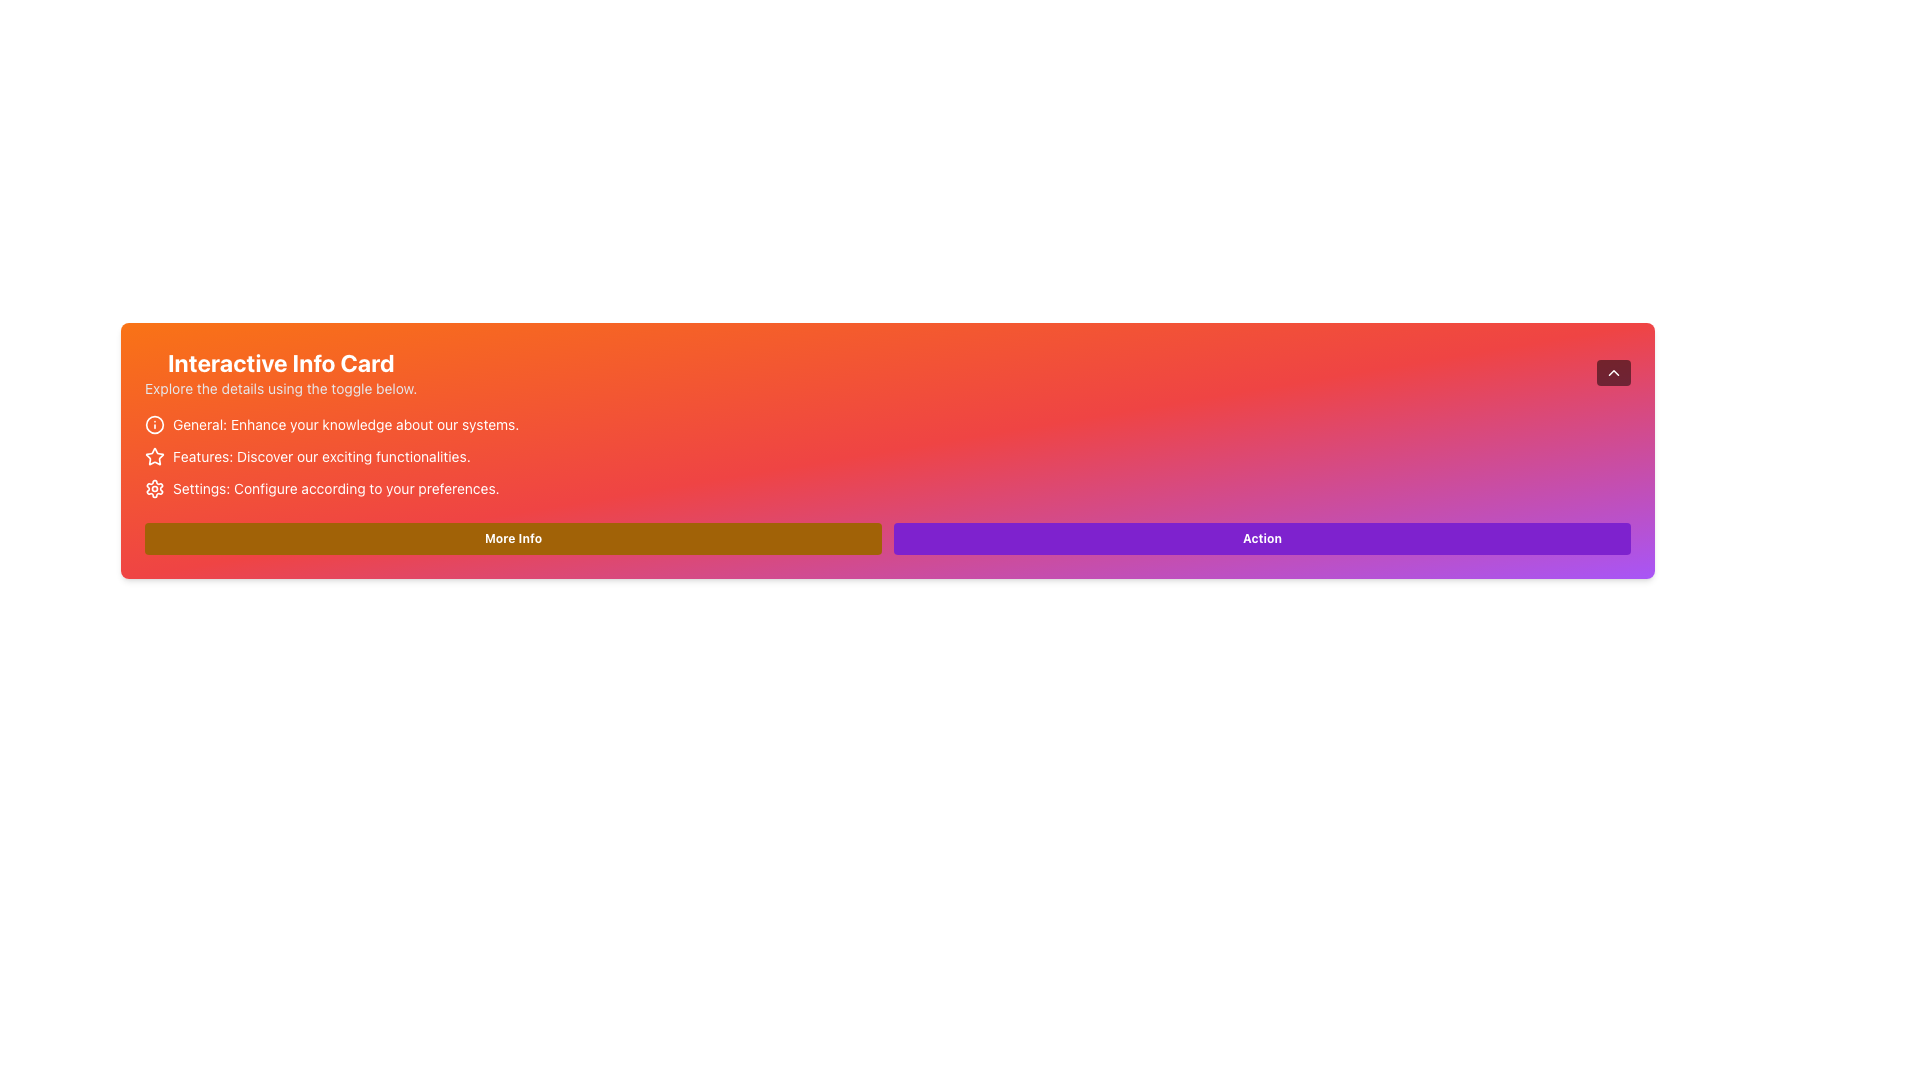 Image resolution: width=1920 pixels, height=1080 pixels. What do you see at coordinates (153, 489) in the screenshot?
I see `the gear icon, which is a modern, minimalistic representation of settings` at bounding box center [153, 489].